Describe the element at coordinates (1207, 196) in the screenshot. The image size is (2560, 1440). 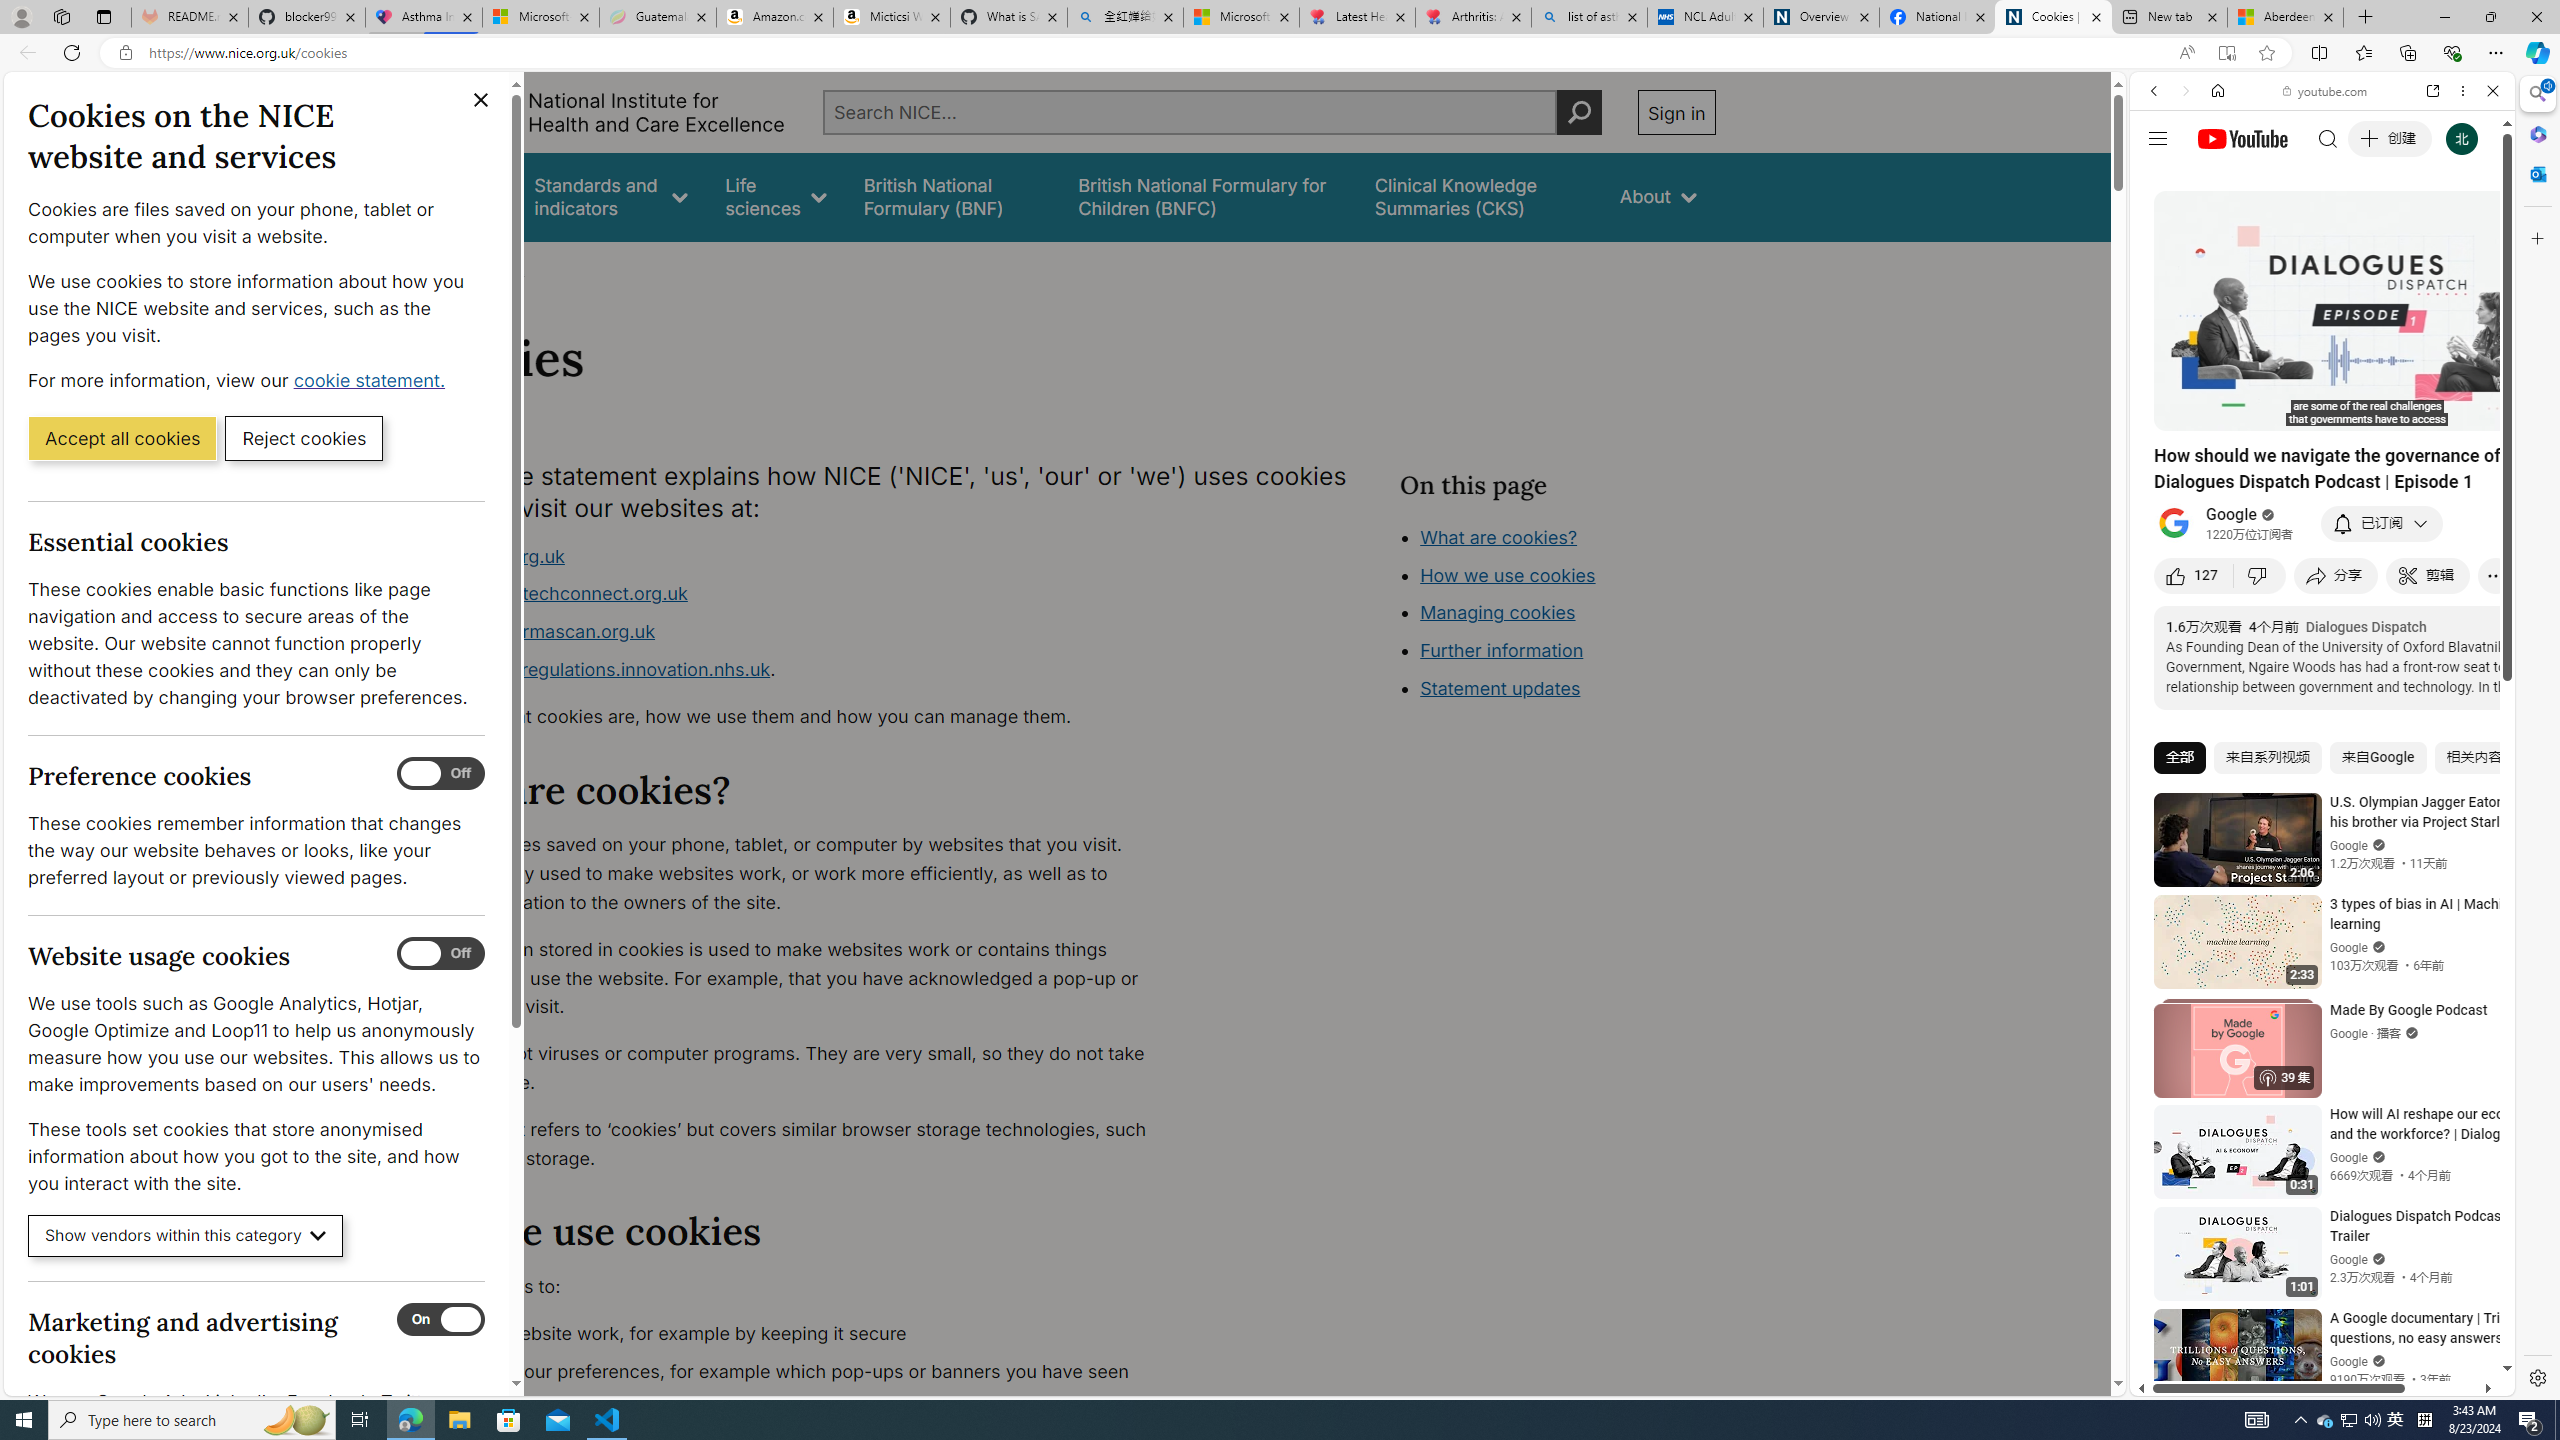
I see `'British National Formulary for Children (BNFC)'` at that location.